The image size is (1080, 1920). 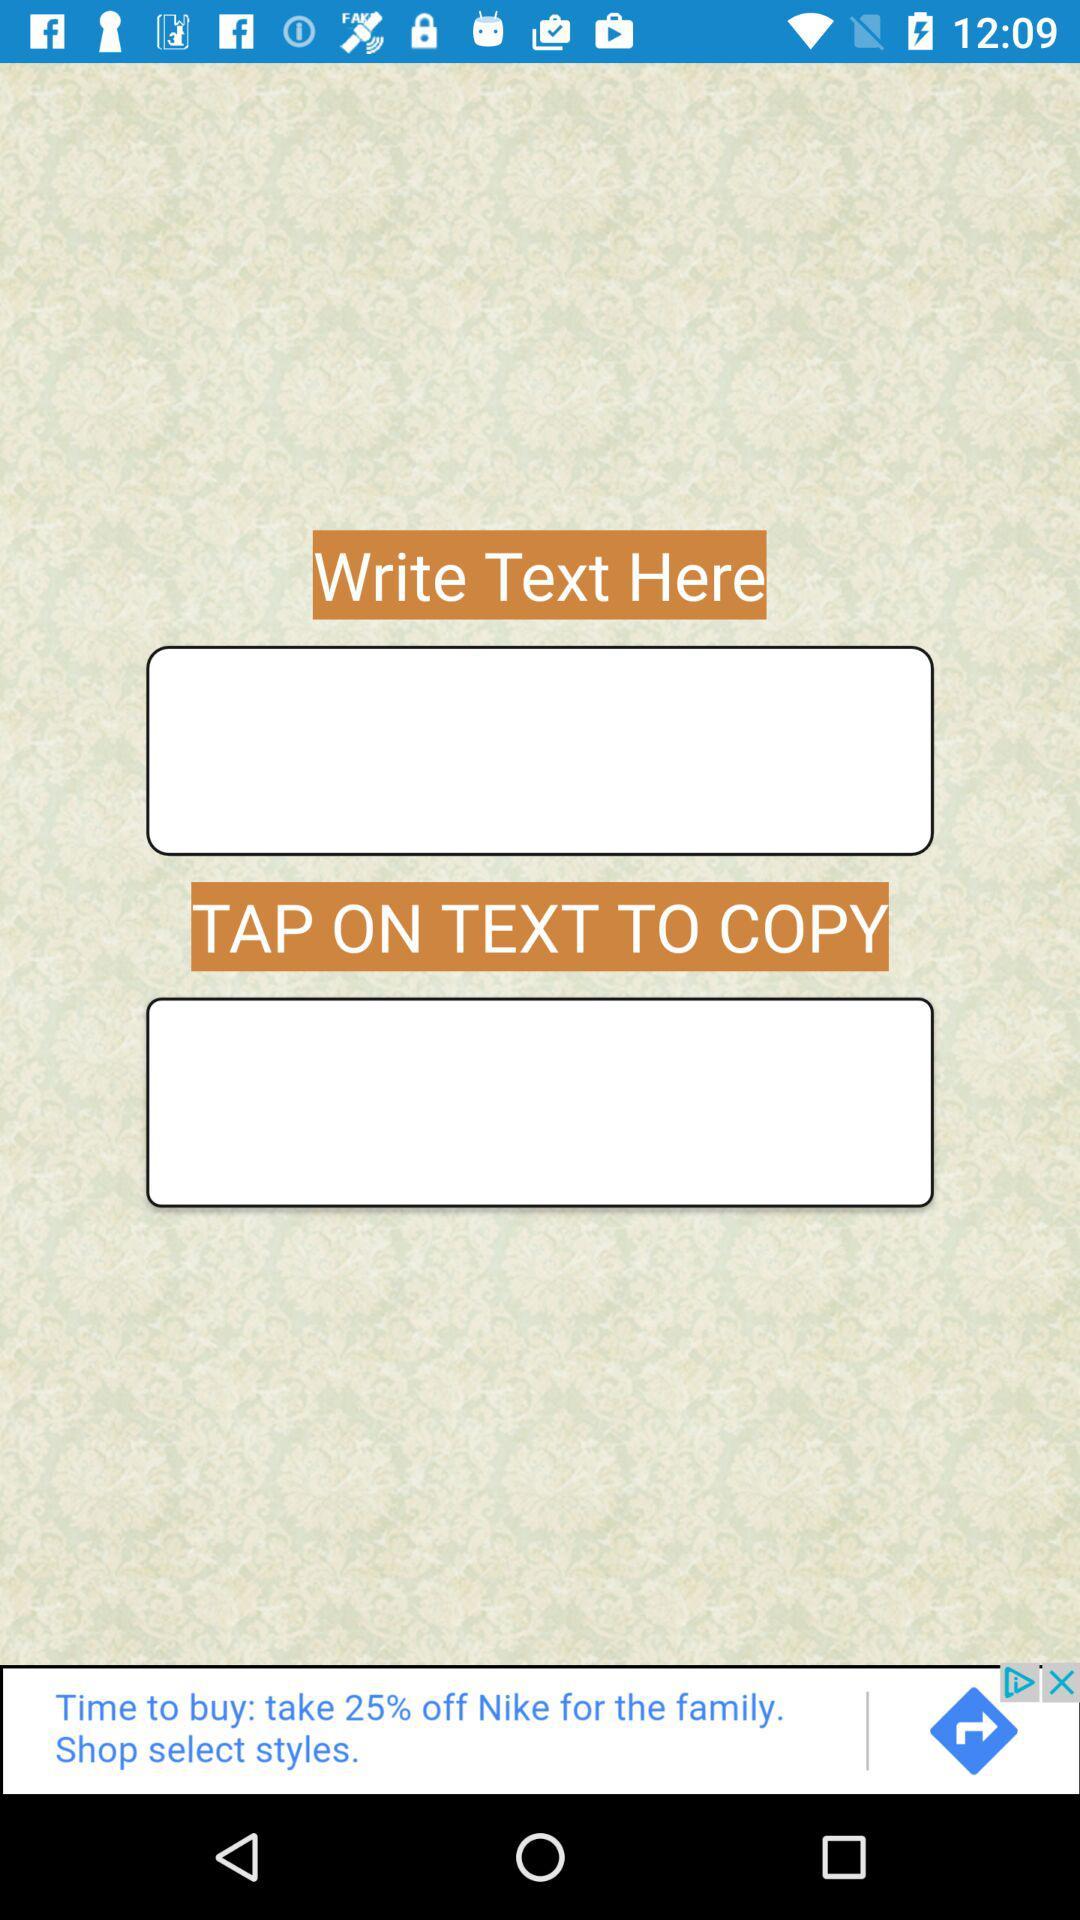 What do you see at coordinates (540, 1727) in the screenshot?
I see `click advertisement to open` at bounding box center [540, 1727].